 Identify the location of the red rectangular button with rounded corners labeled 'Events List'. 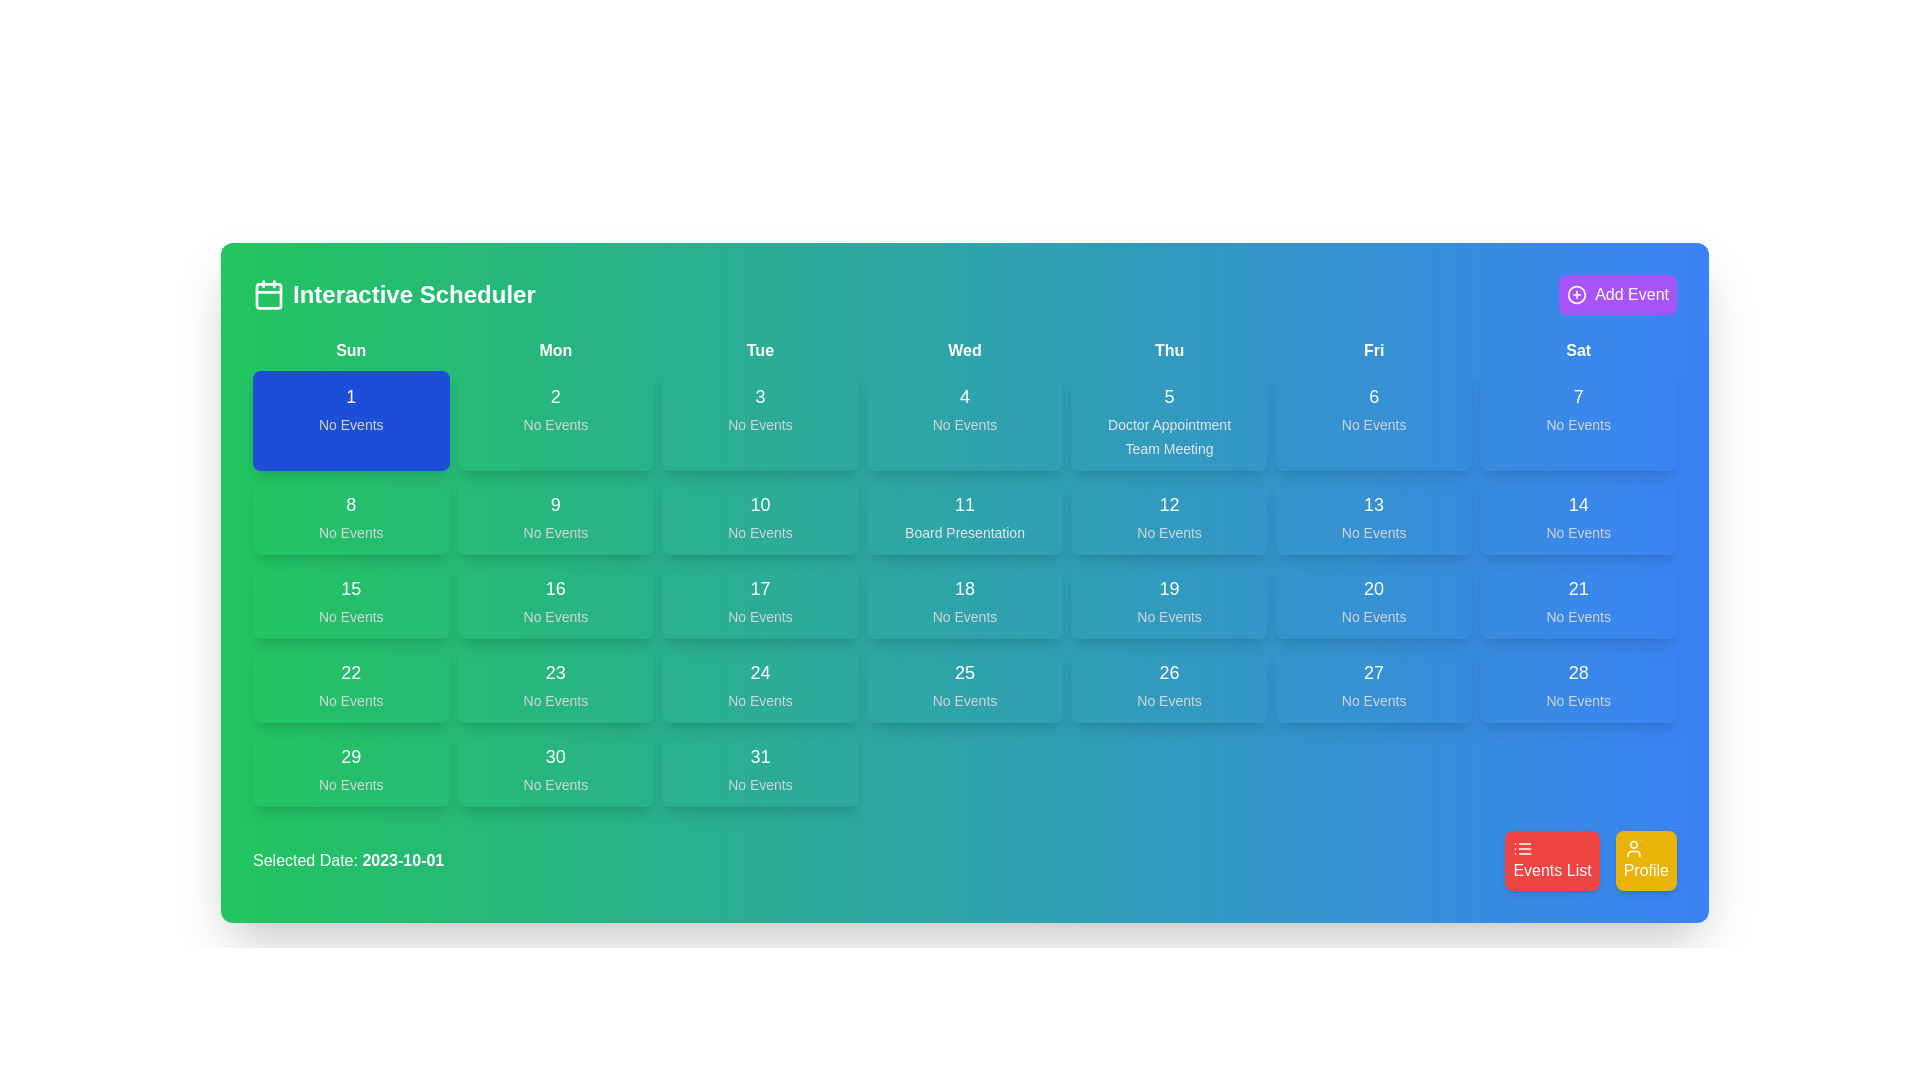
(1590, 859).